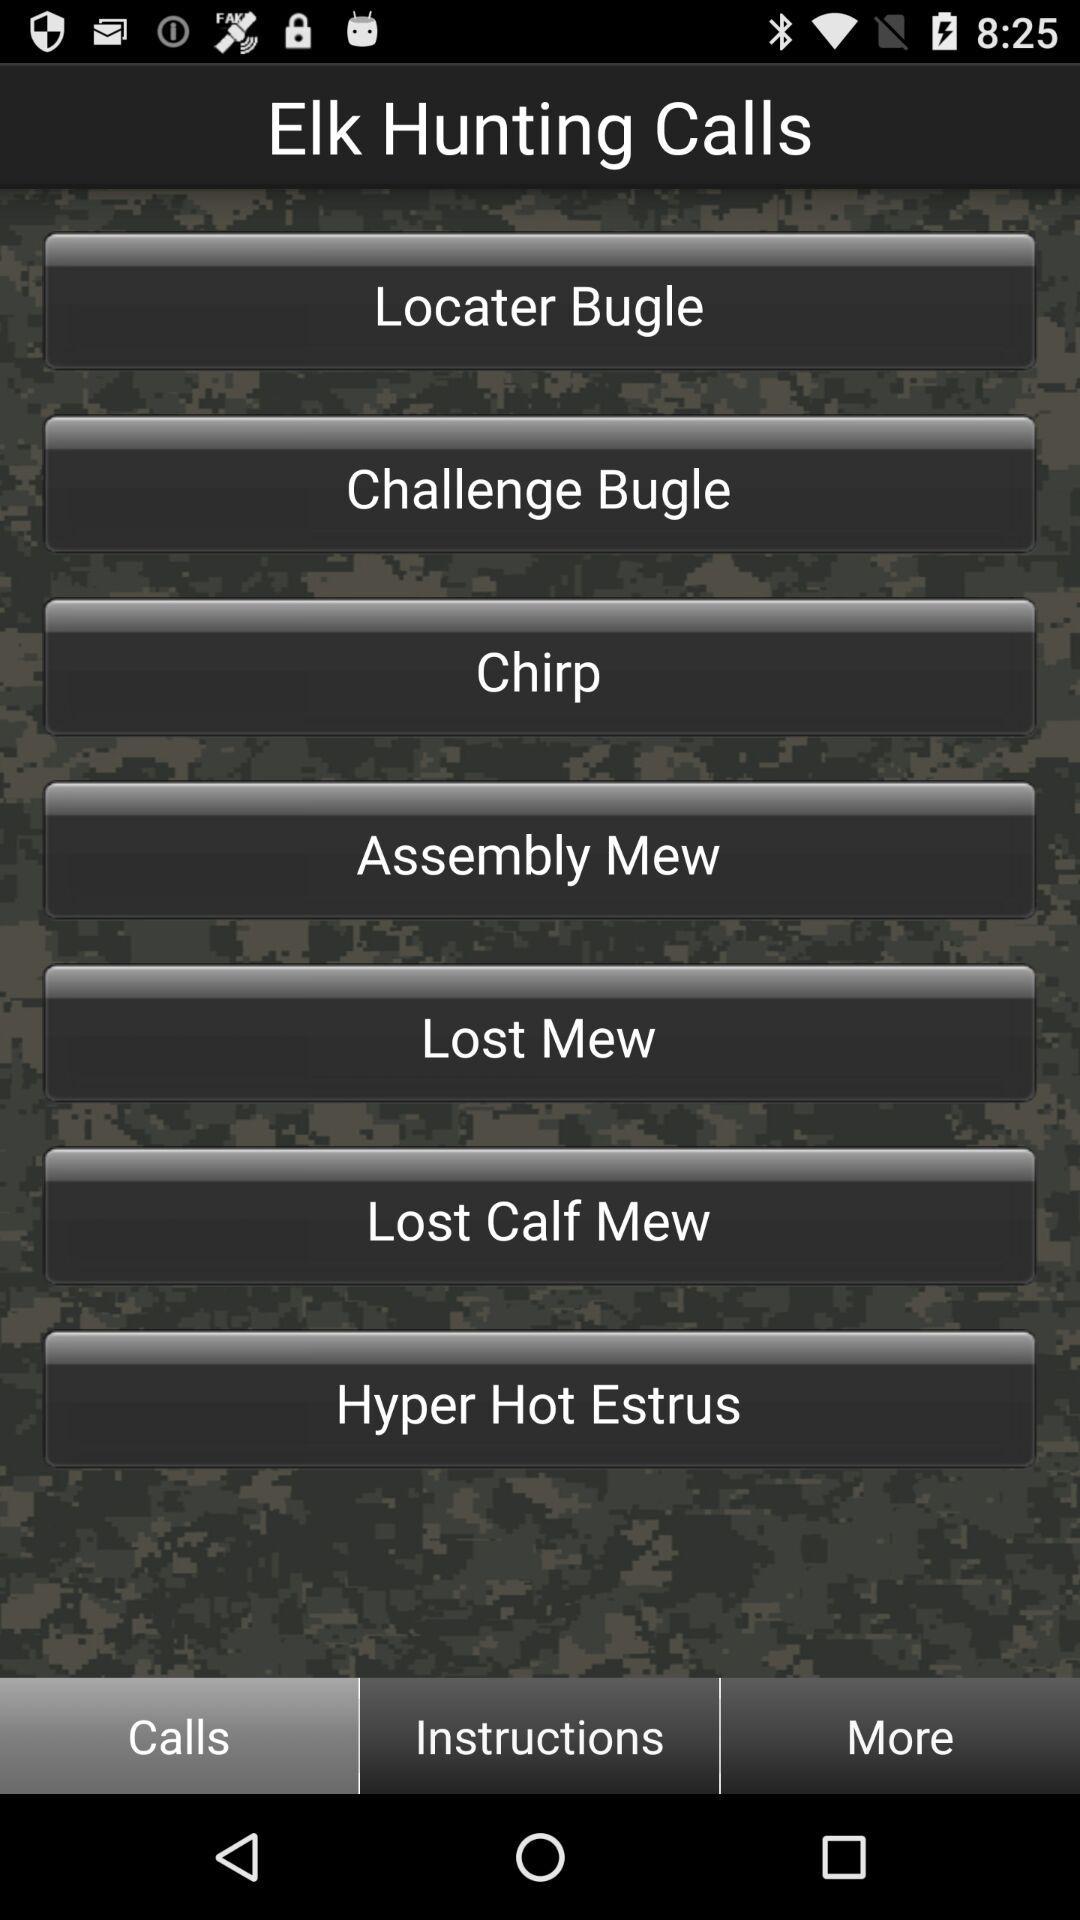 The width and height of the screenshot is (1080, 1920). I want to click on the item above the lost mew item, so click(540, 850).